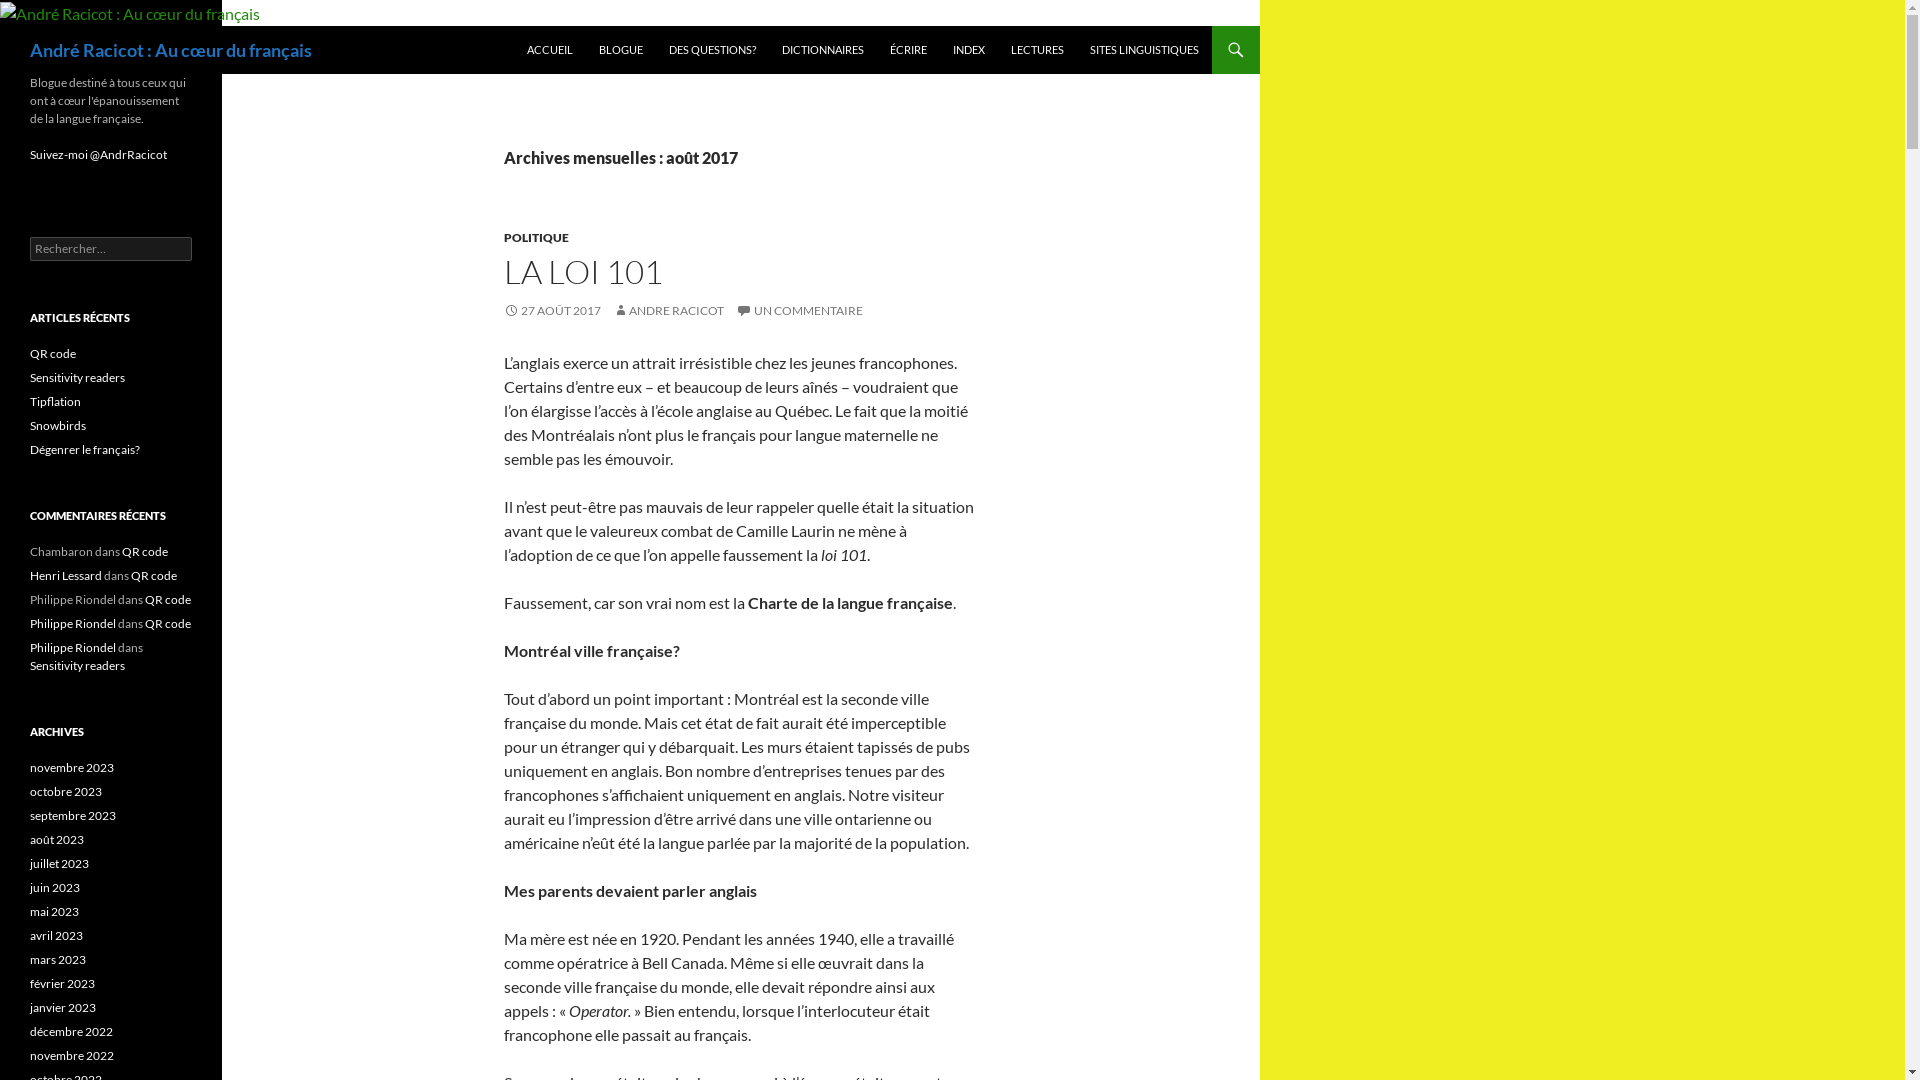 Image resolution: width=1920 pixels, height=1080 pixels. What do you see at coordinates (72, 766) in the screenshot?
I see `'novembre 2023'` at bounding box center [72, 766].